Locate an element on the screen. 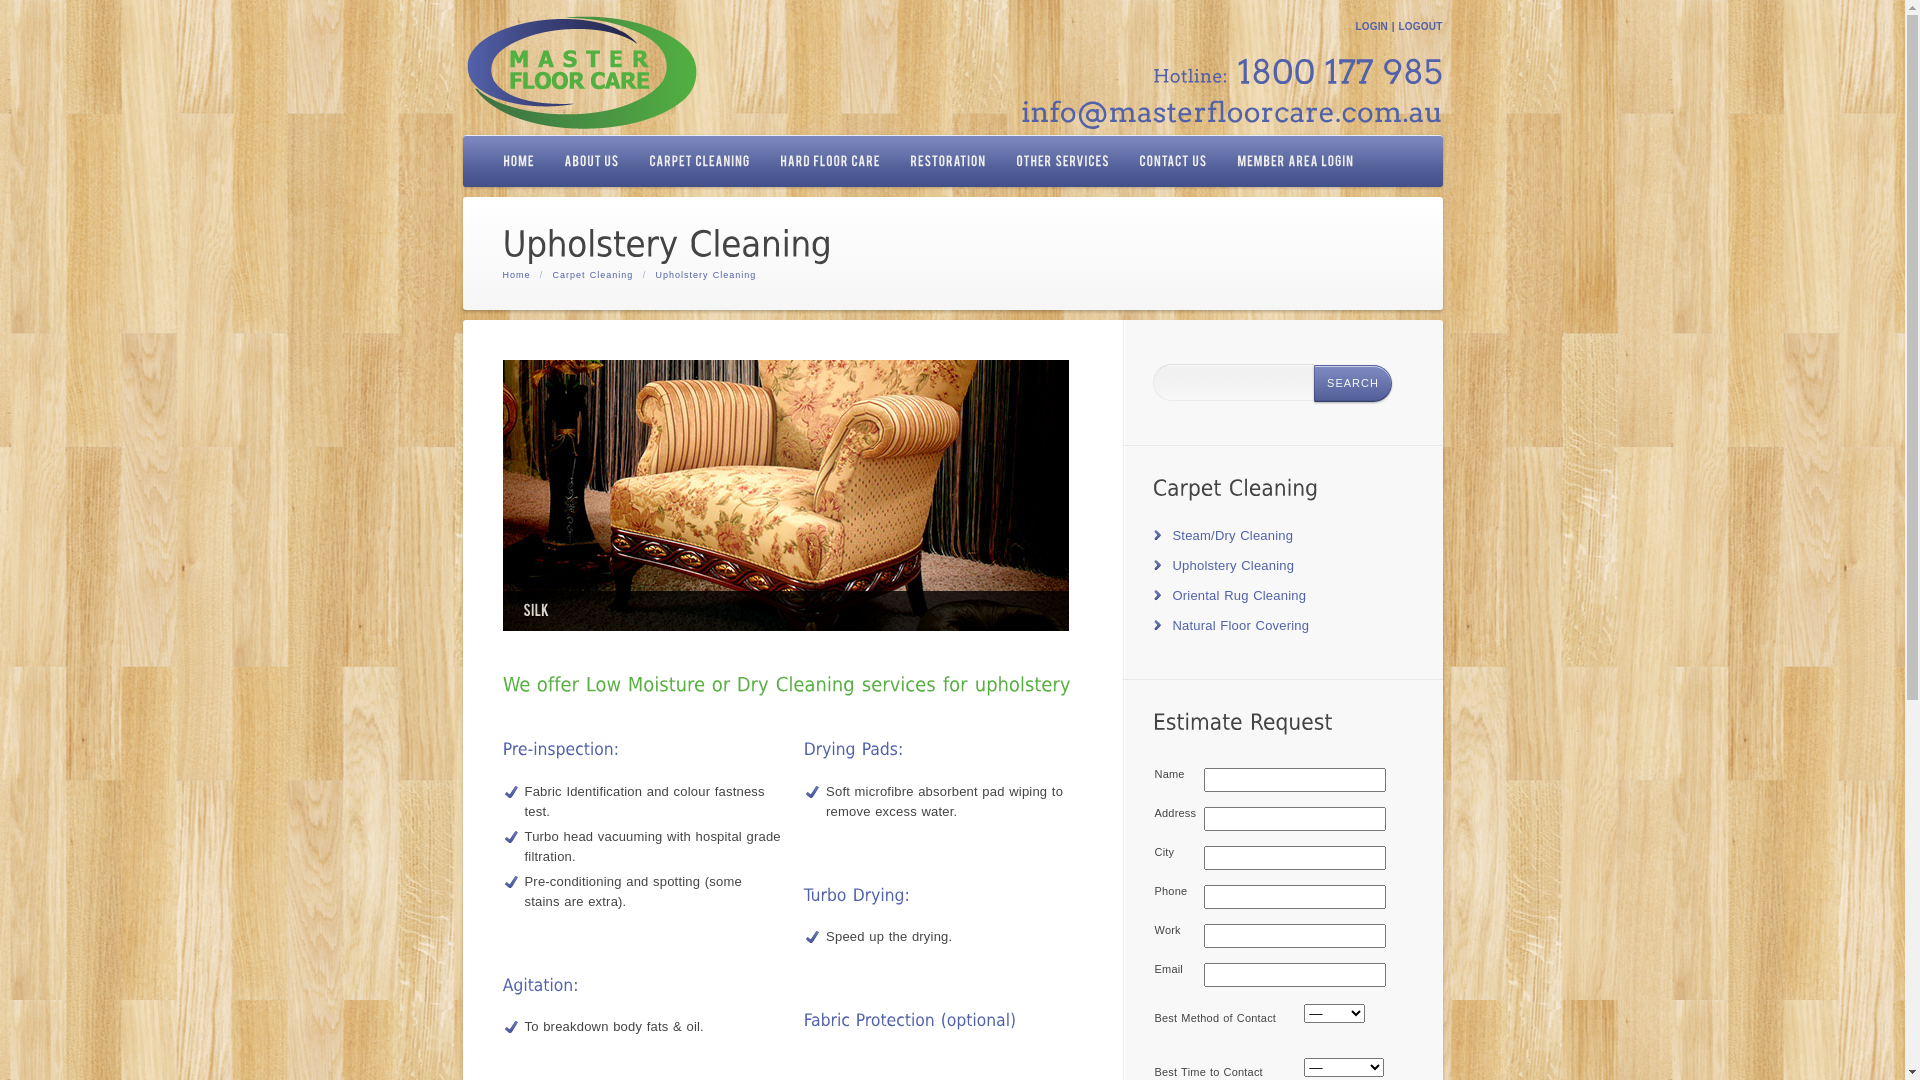  'Carpet Cleaning' is located at coordinates (592, 274).